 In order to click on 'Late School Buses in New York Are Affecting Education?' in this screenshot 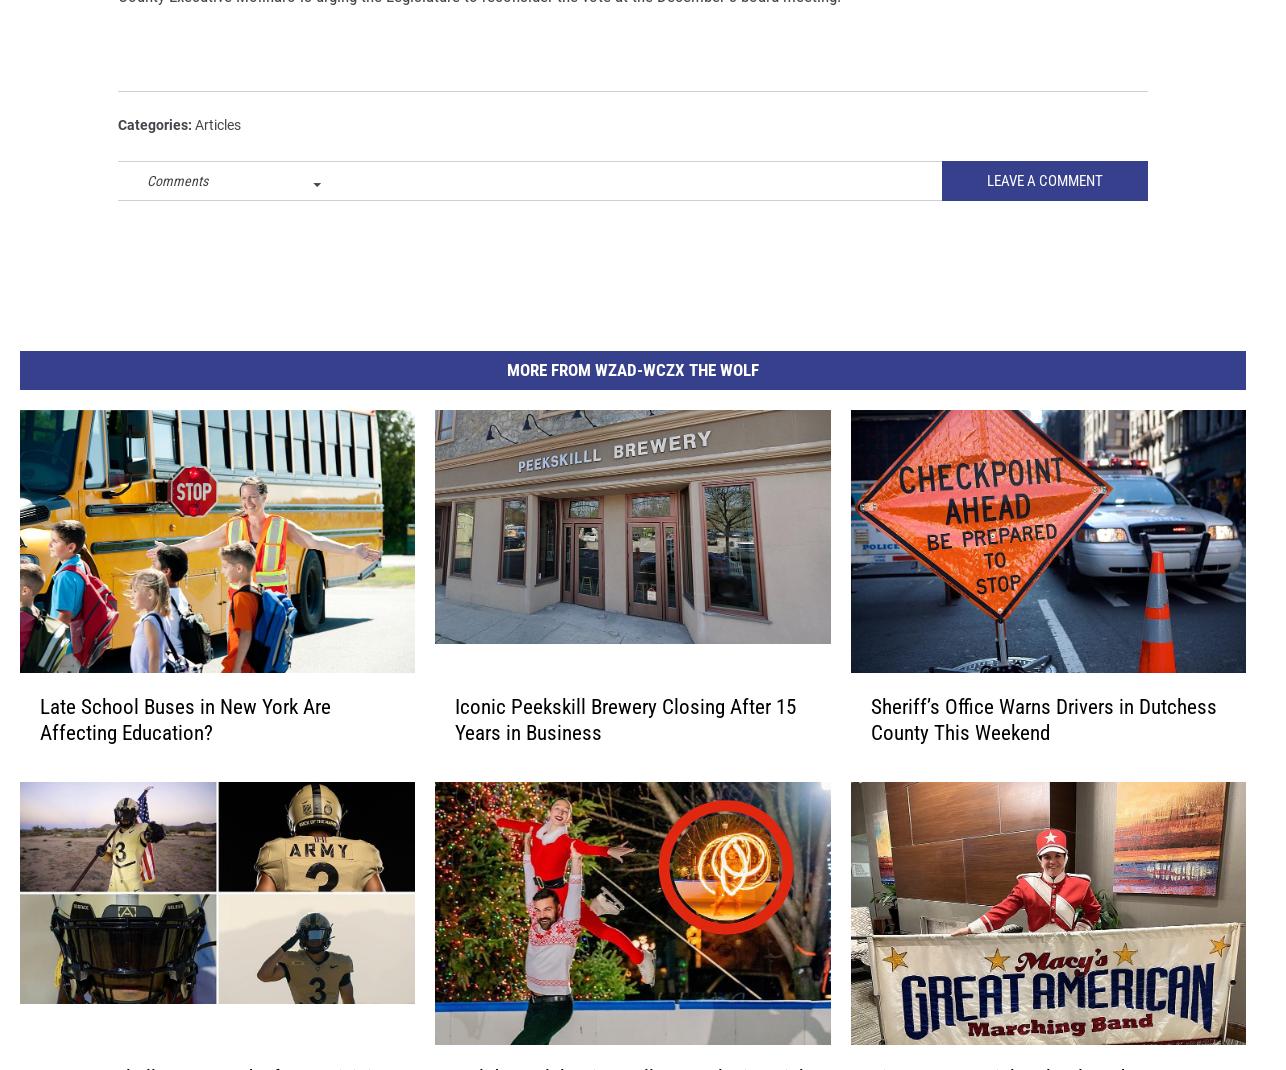, I will do `click(185, 750)`.